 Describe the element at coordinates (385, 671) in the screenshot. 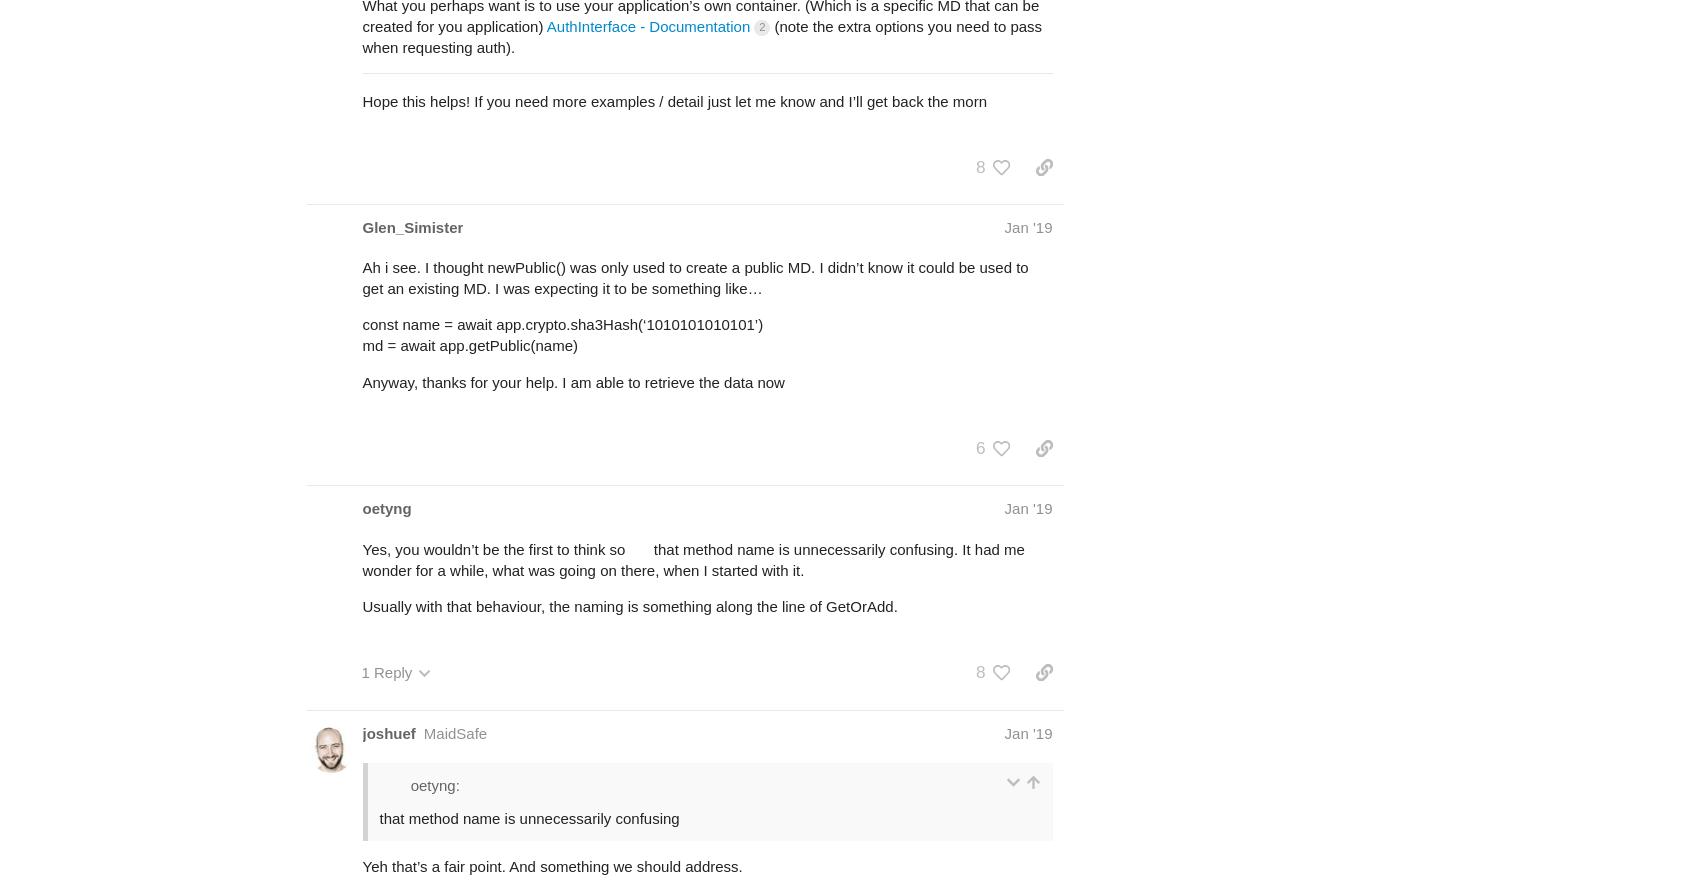

I see `'1 Reply'` at that location.